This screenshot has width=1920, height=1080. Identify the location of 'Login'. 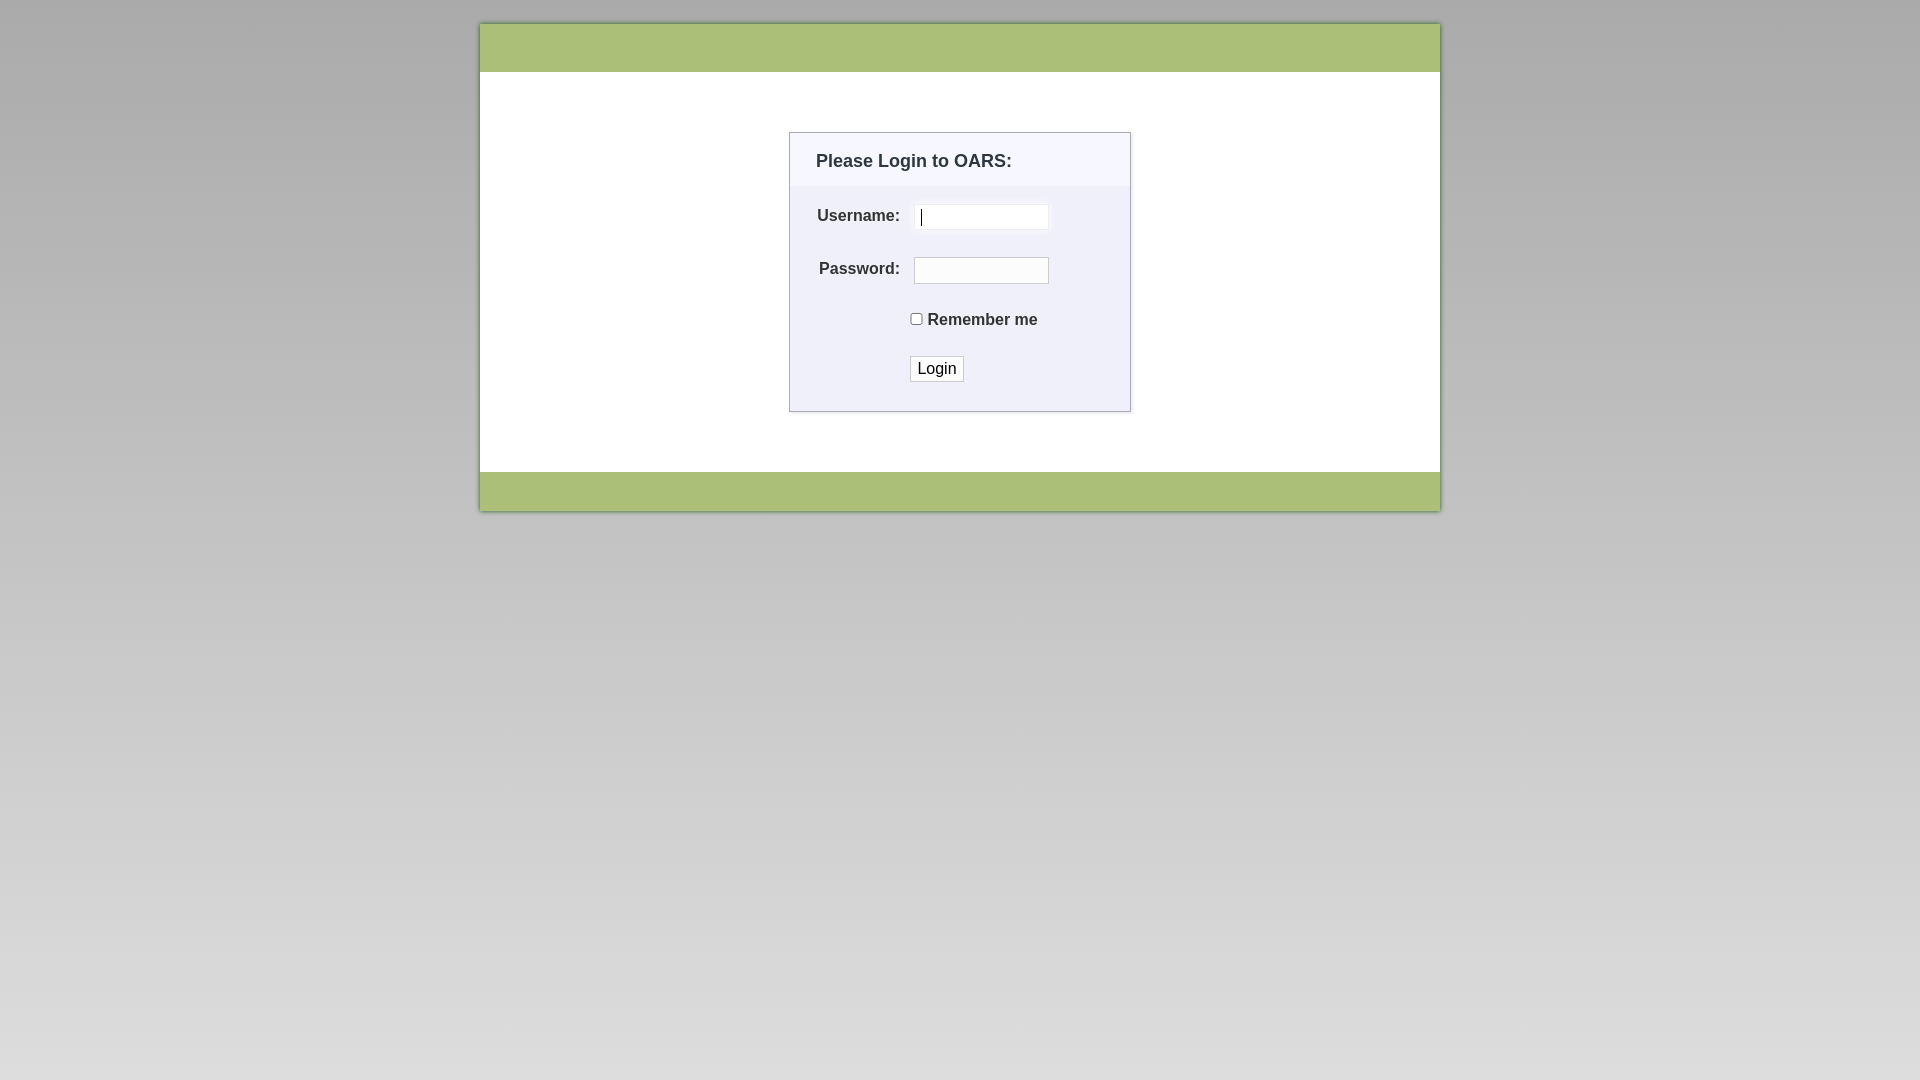
(935, 369).